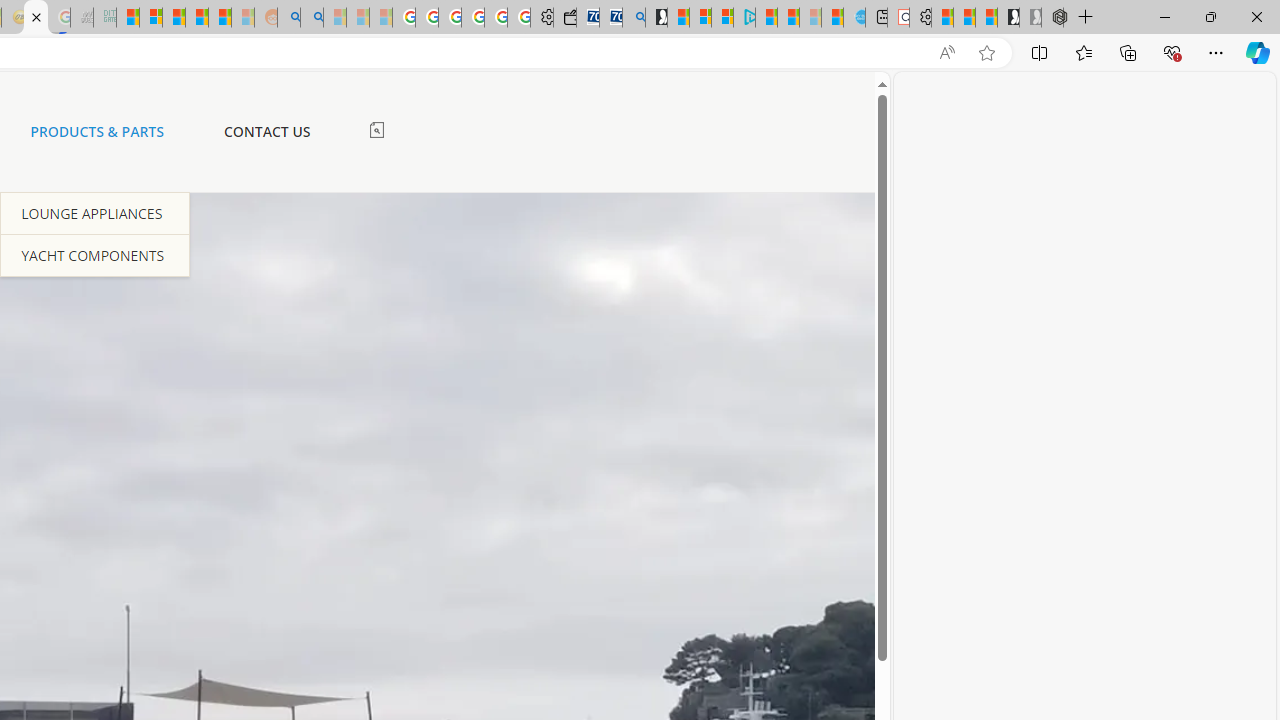 The image size is (1280, 720). What do you see at coordinates (810, 17) in the screenshot?
I see `'Microsoft Start - Sleeping'` at bounding box center [810, 17].